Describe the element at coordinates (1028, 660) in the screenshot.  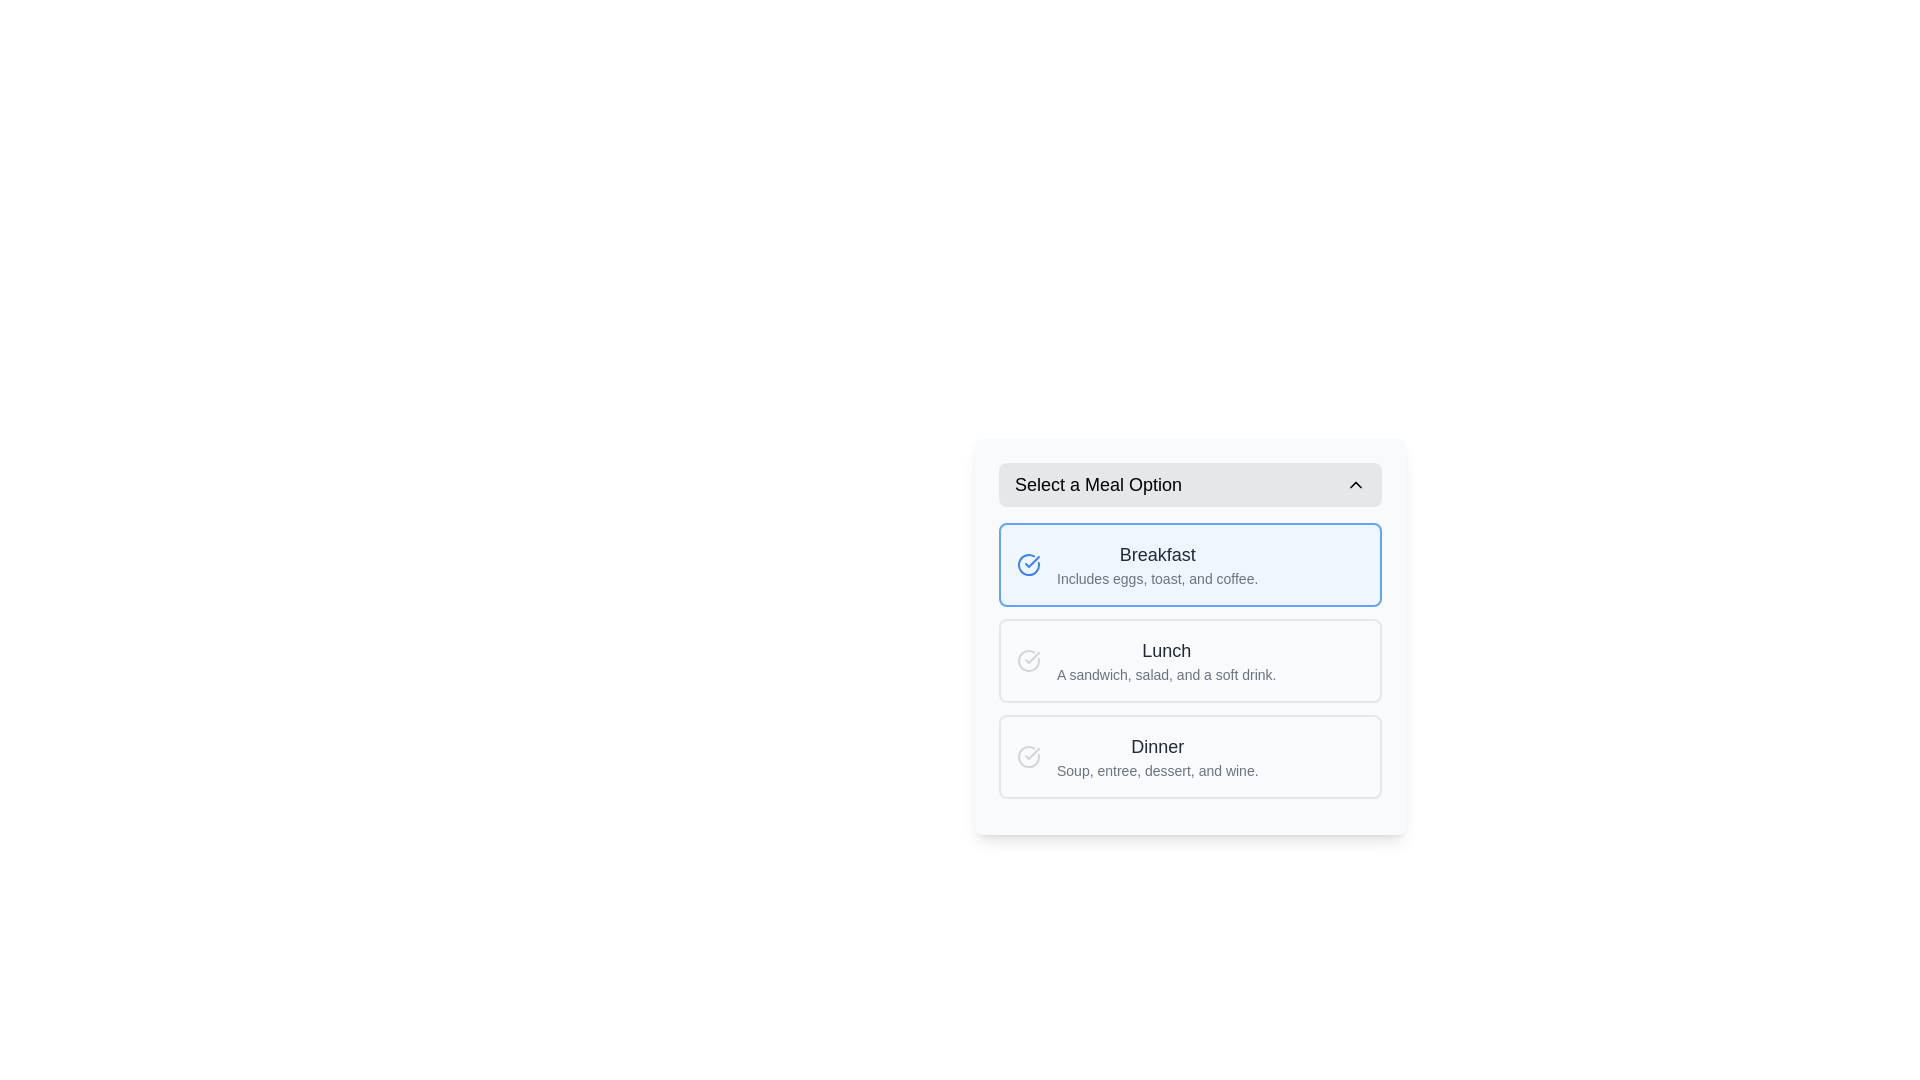
I see `the Checkbox-like SVG icon` at that location.